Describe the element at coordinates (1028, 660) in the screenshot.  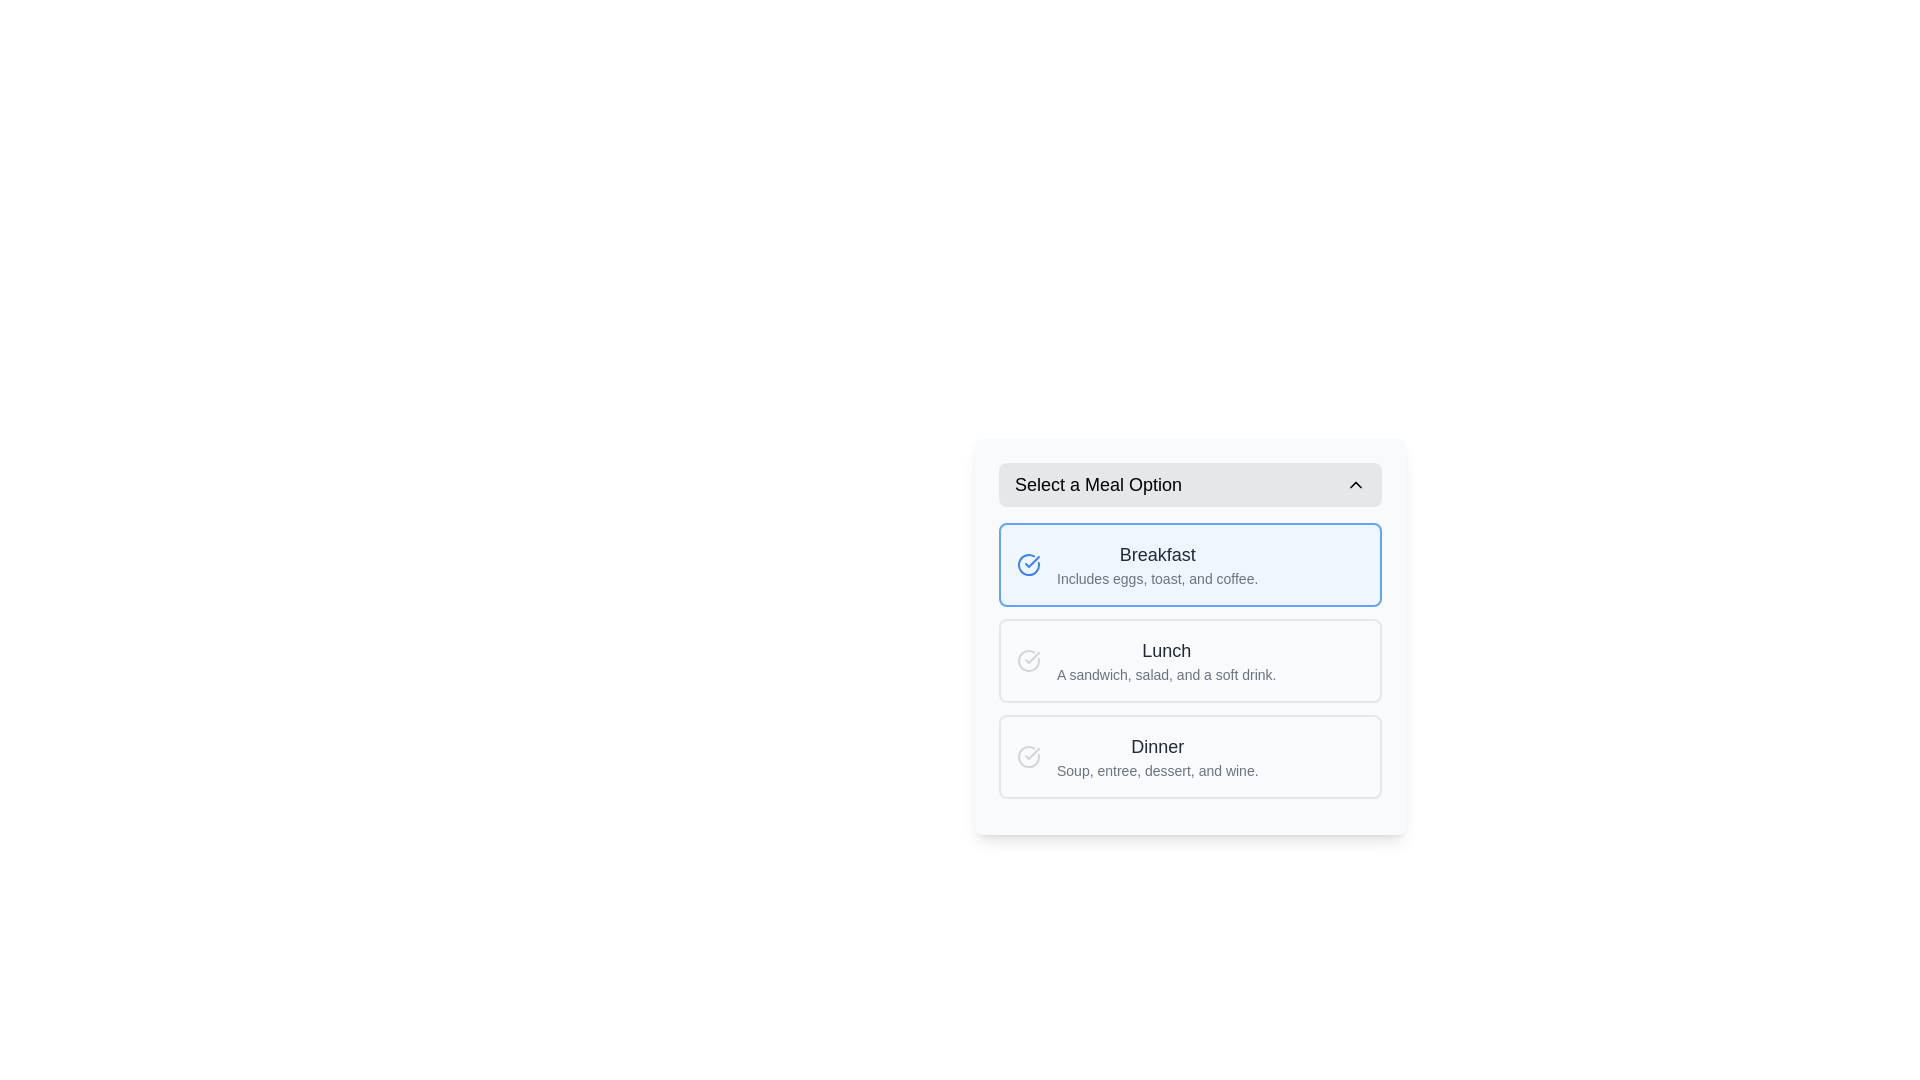
I see `the Checkbox-like SVG icon` at that location.